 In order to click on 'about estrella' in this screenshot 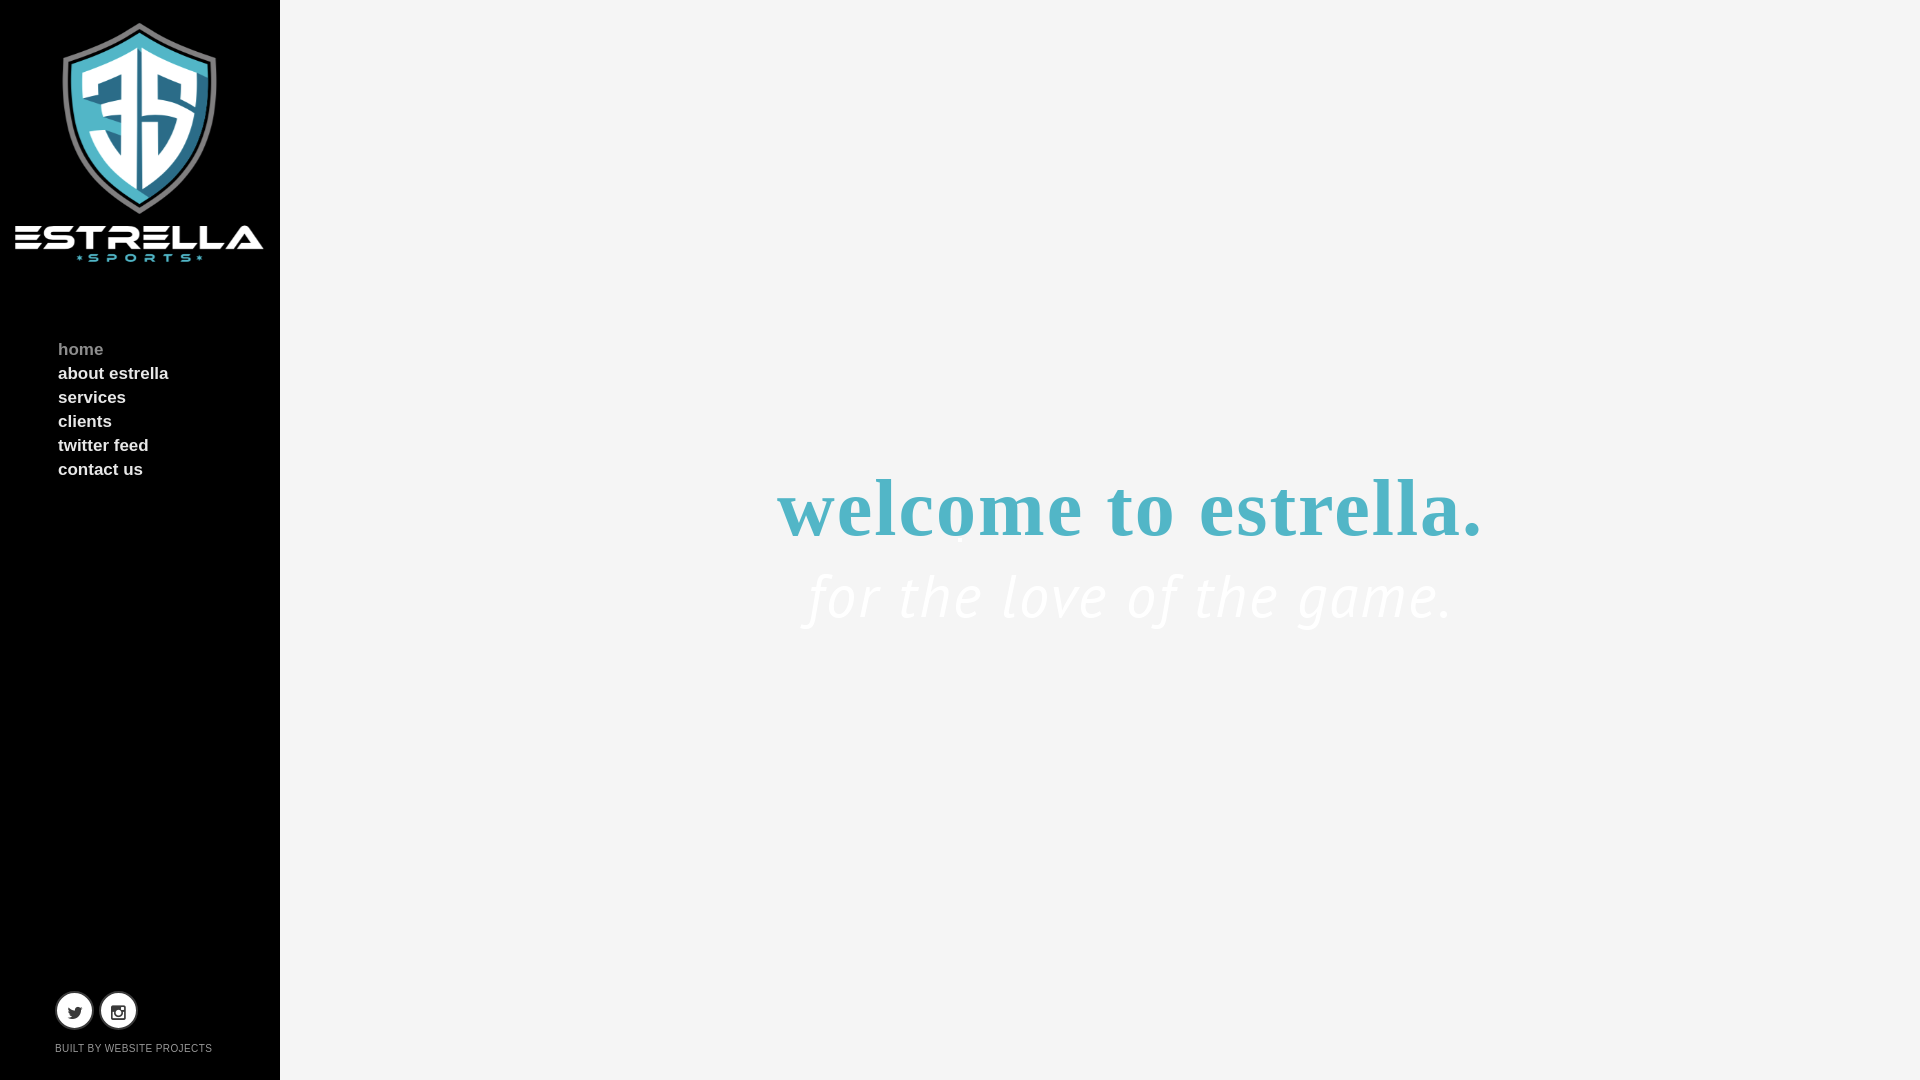, I will do `click(140, 378)`.